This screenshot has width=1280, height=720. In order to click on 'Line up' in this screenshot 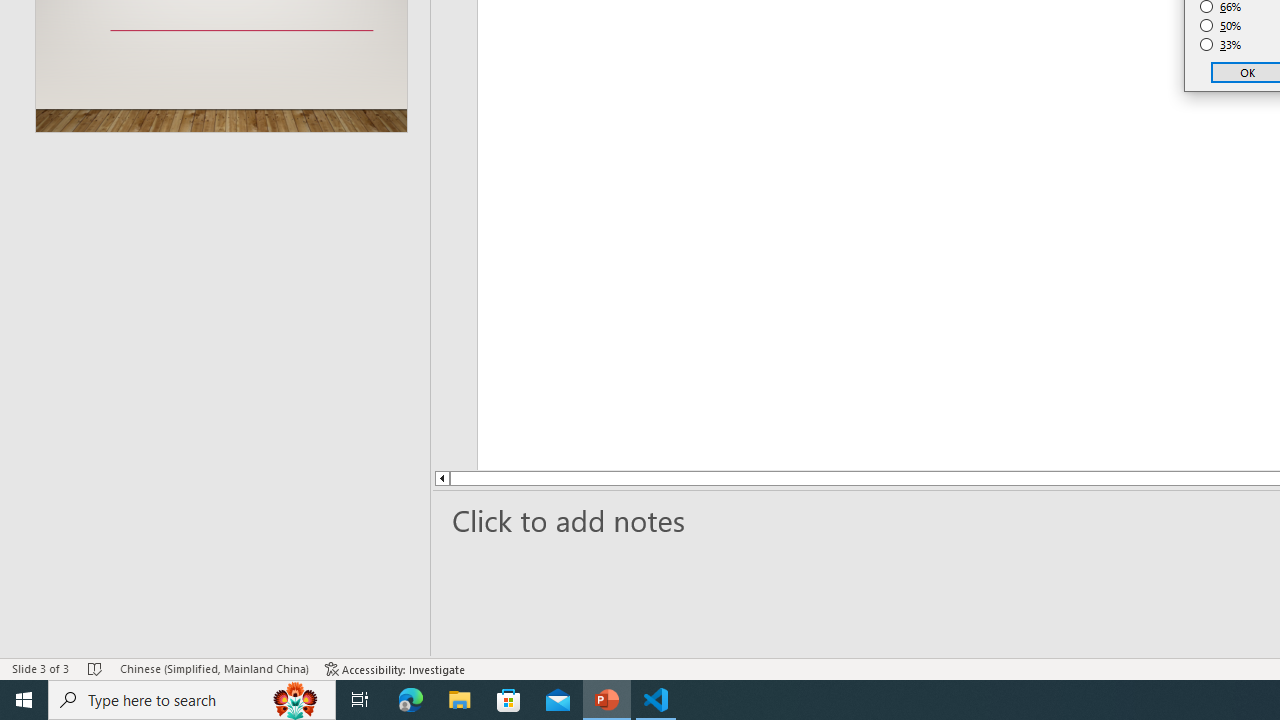, I will do `click(382, 478)`.